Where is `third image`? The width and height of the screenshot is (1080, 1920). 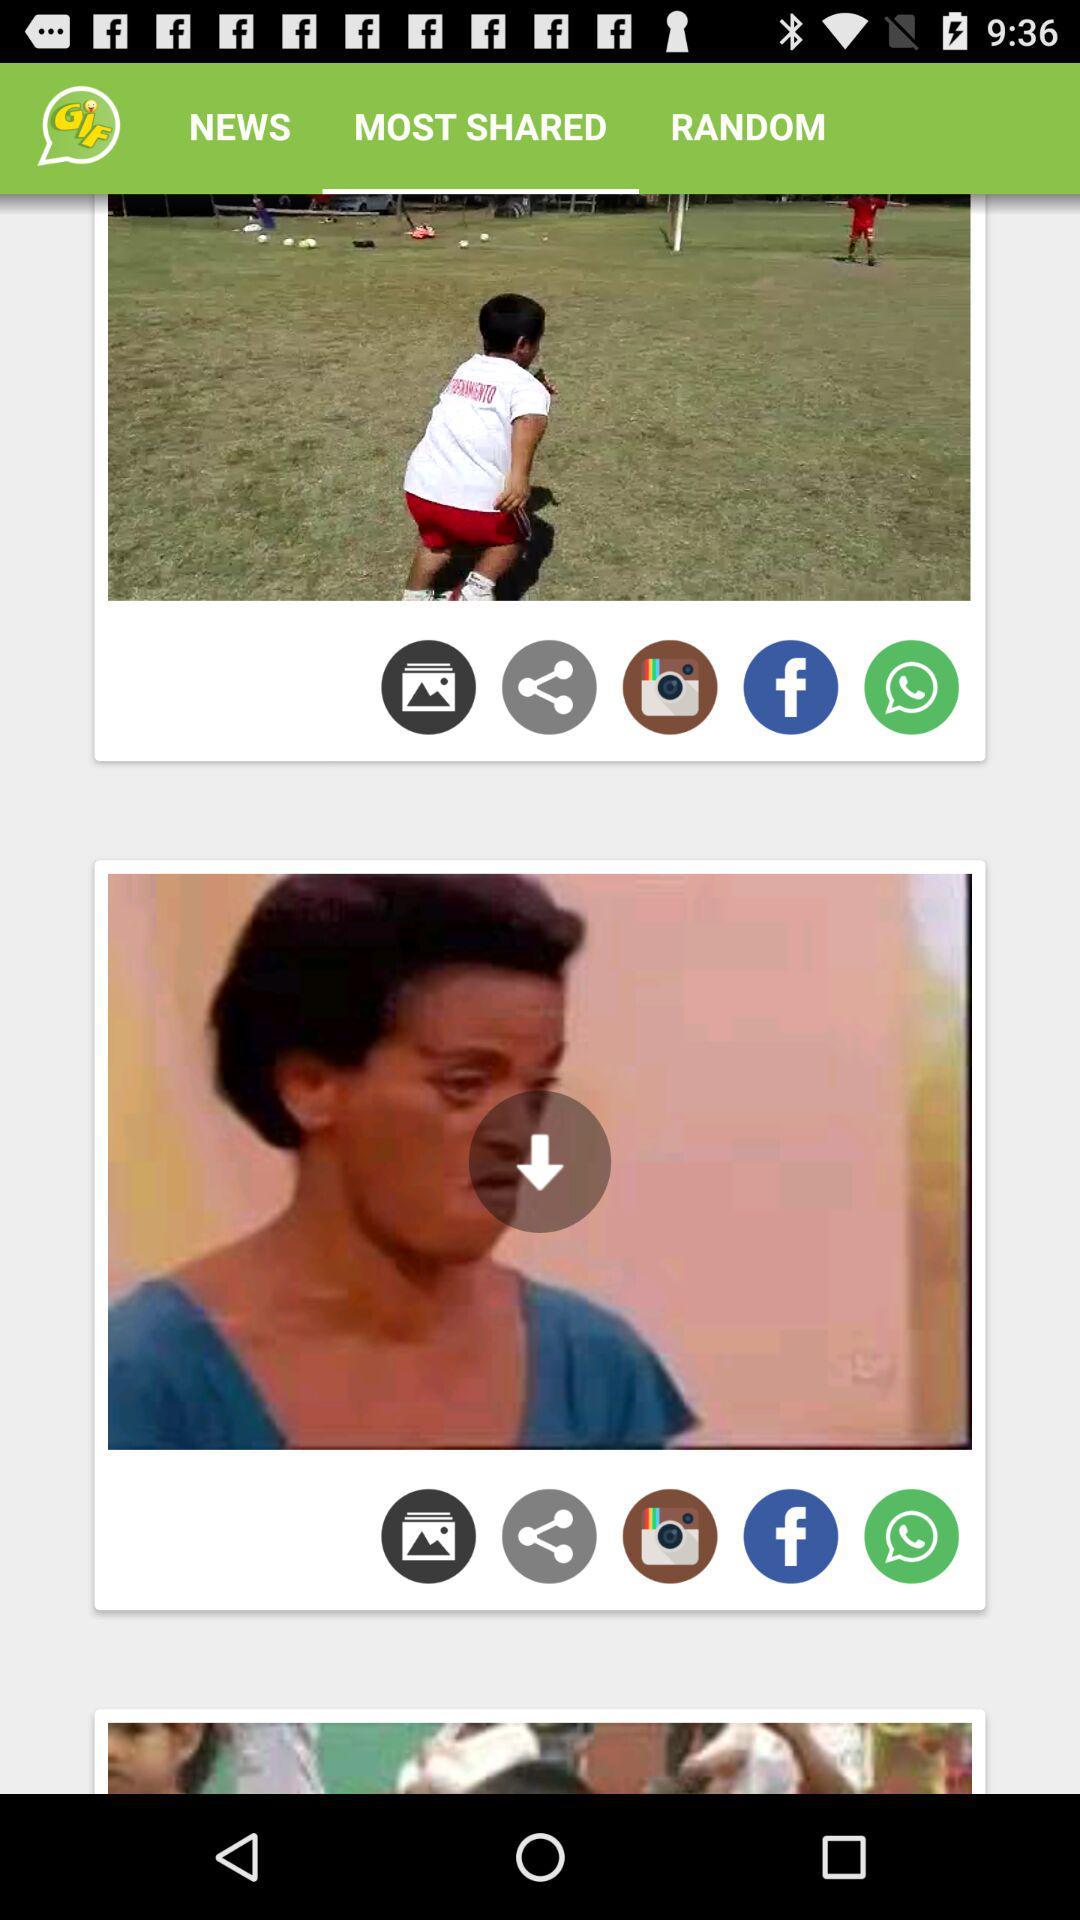
third image is located at coordinates (540, 1746).